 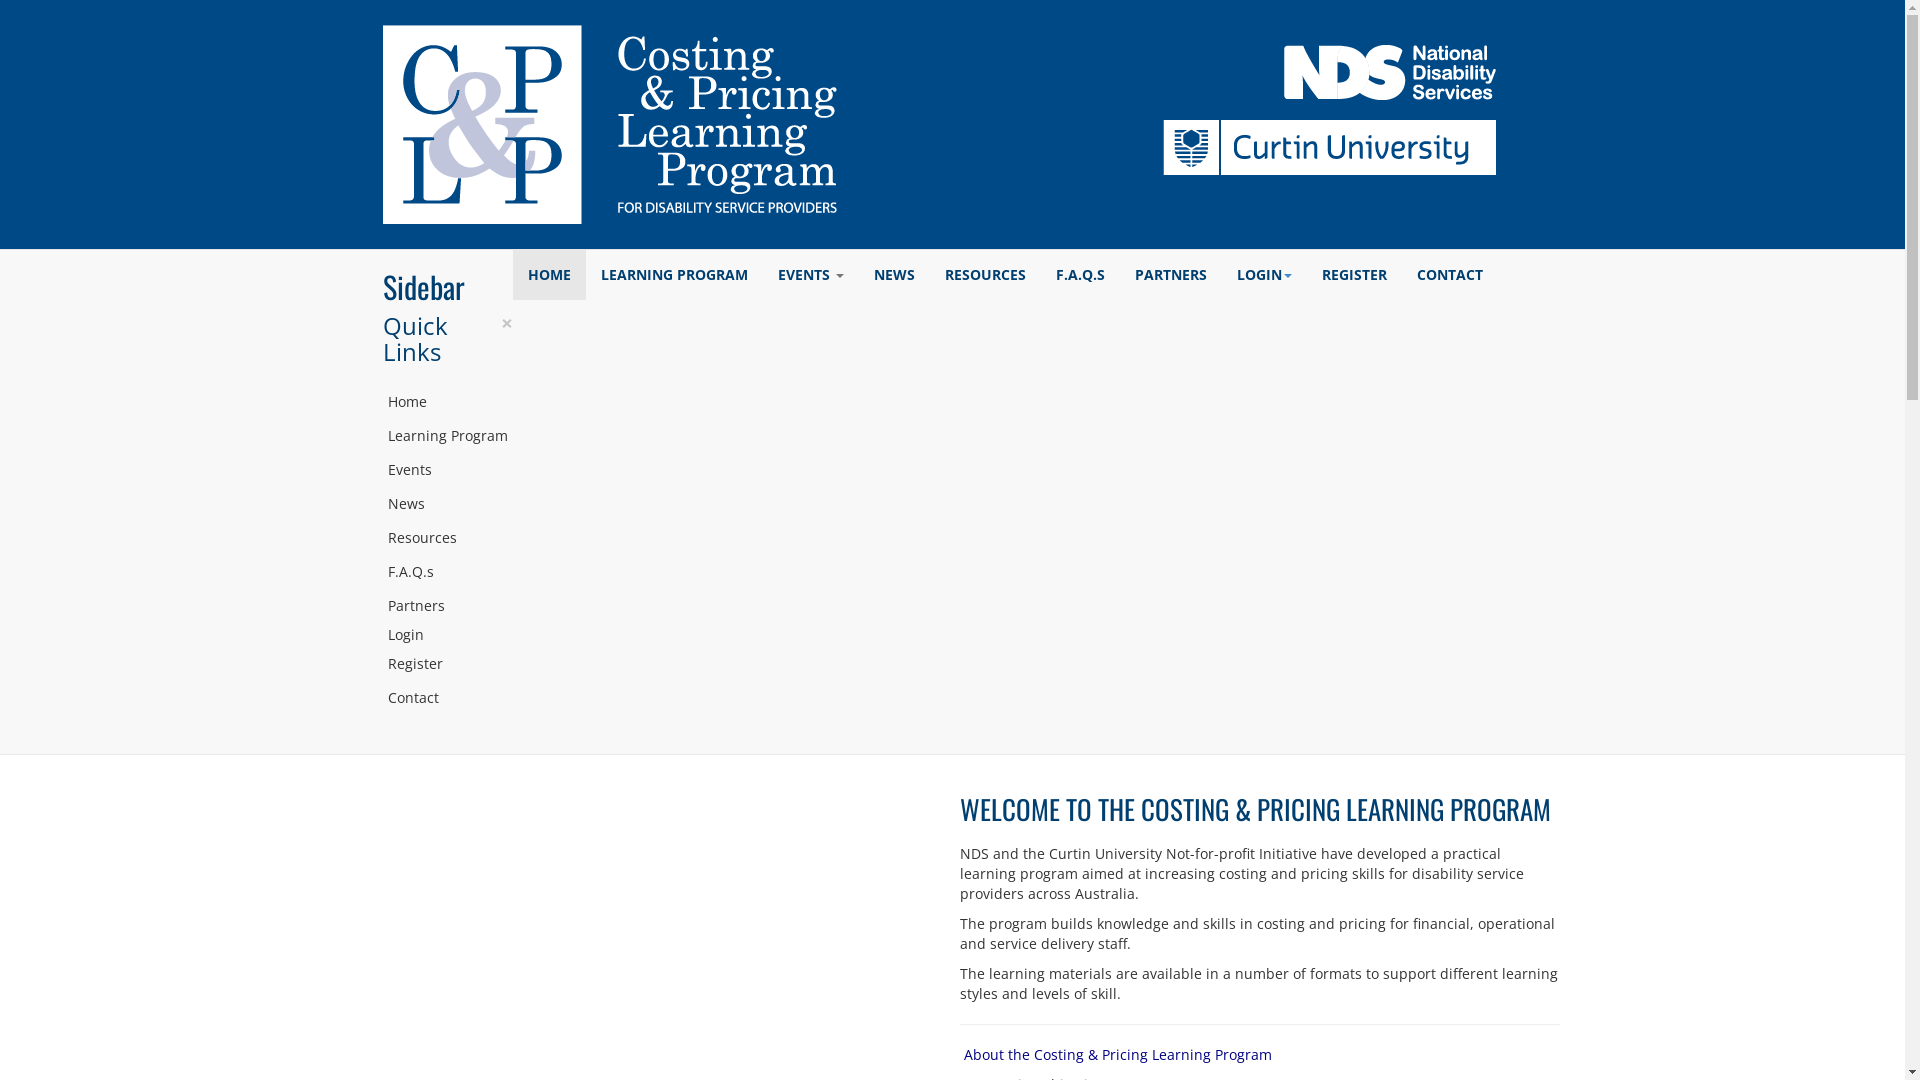 I want to click on 'HOME', so click(x=512, y=274).